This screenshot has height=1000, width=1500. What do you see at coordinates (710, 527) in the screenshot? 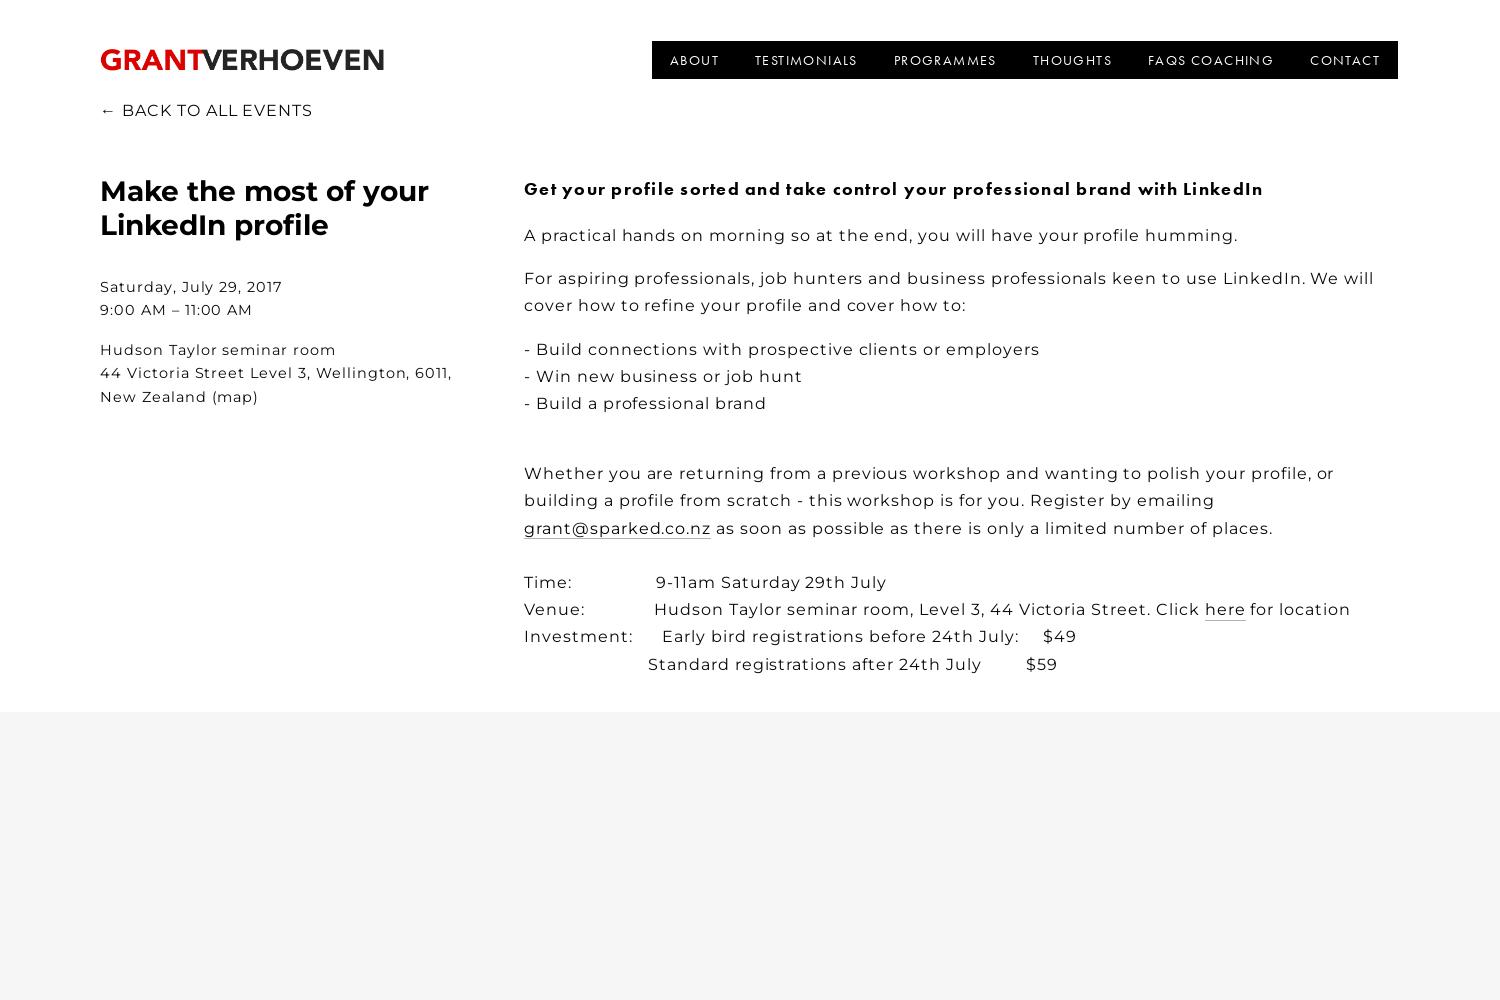
I see `'as soon as possible as there is only a limited number of places.'` at bounding box center [710, 527].